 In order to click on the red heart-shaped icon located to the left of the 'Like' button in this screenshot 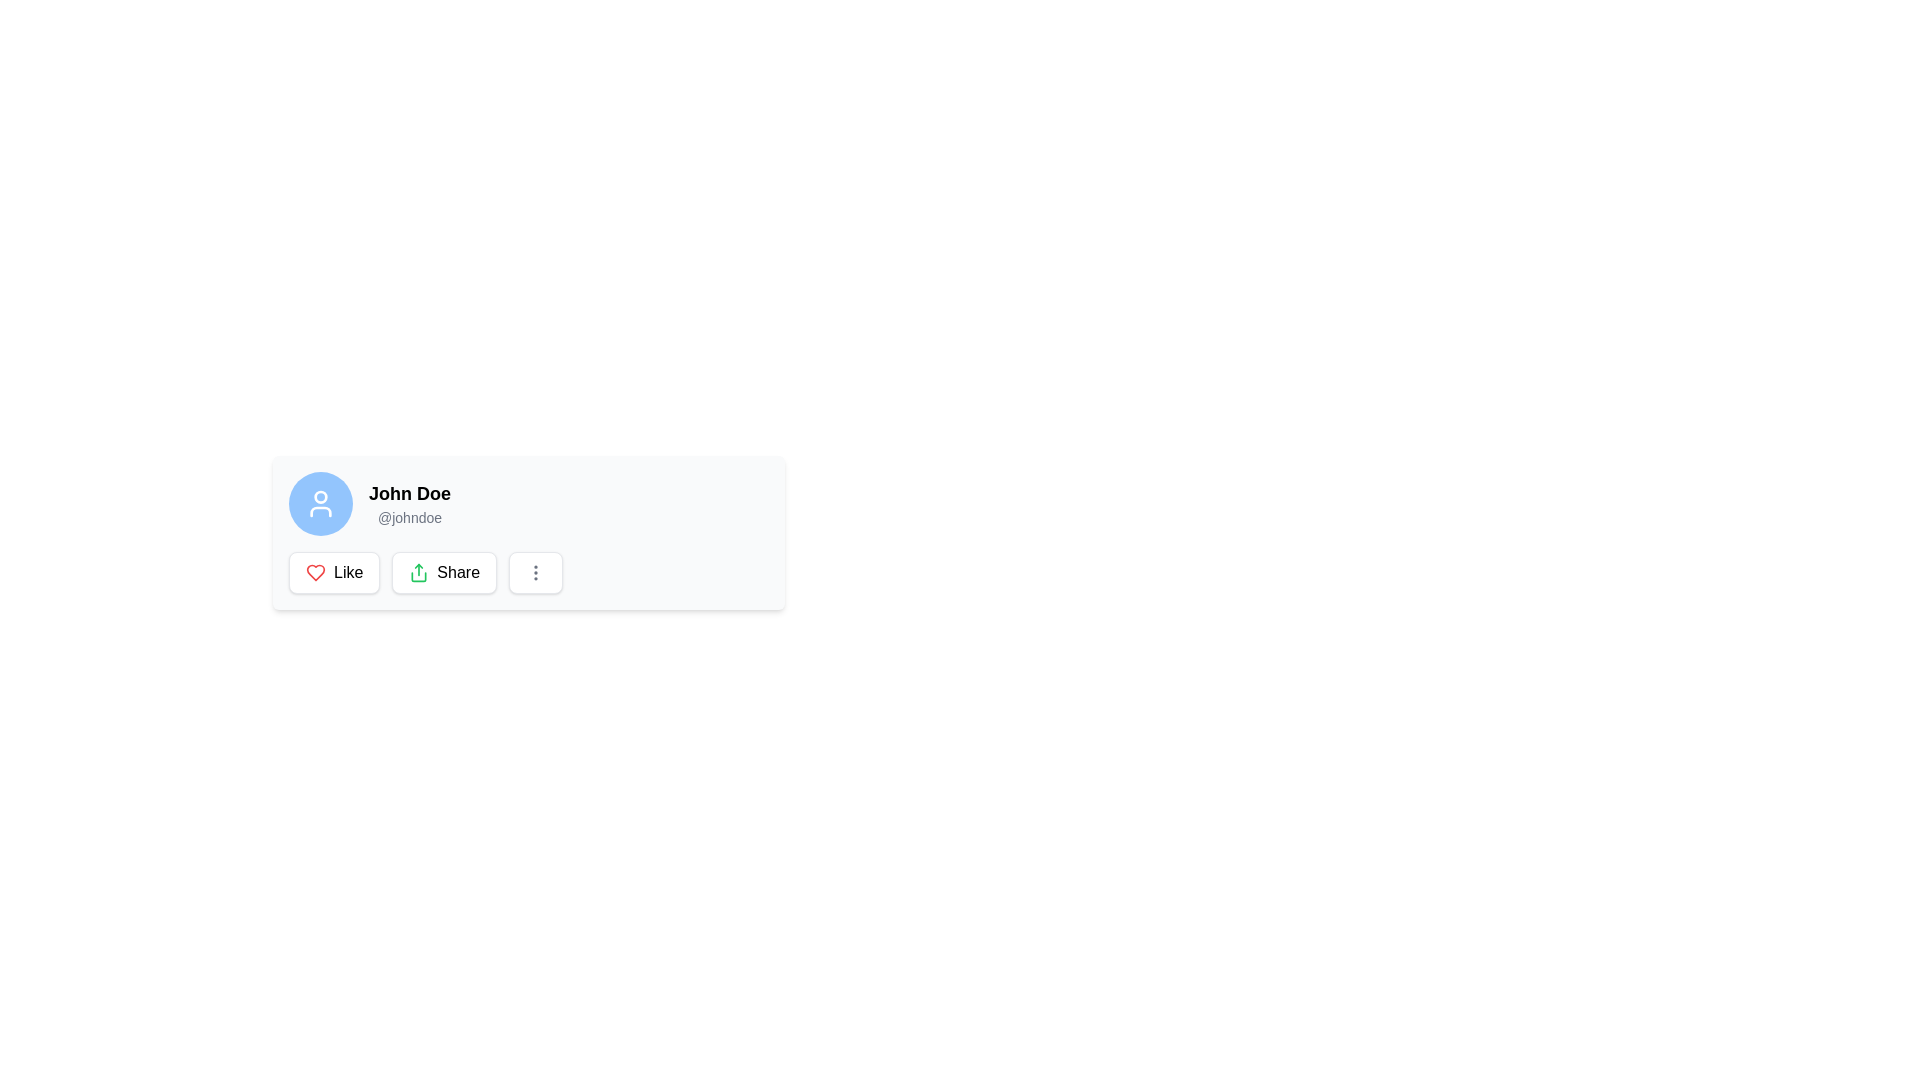, I will do `click(315, 573)`.